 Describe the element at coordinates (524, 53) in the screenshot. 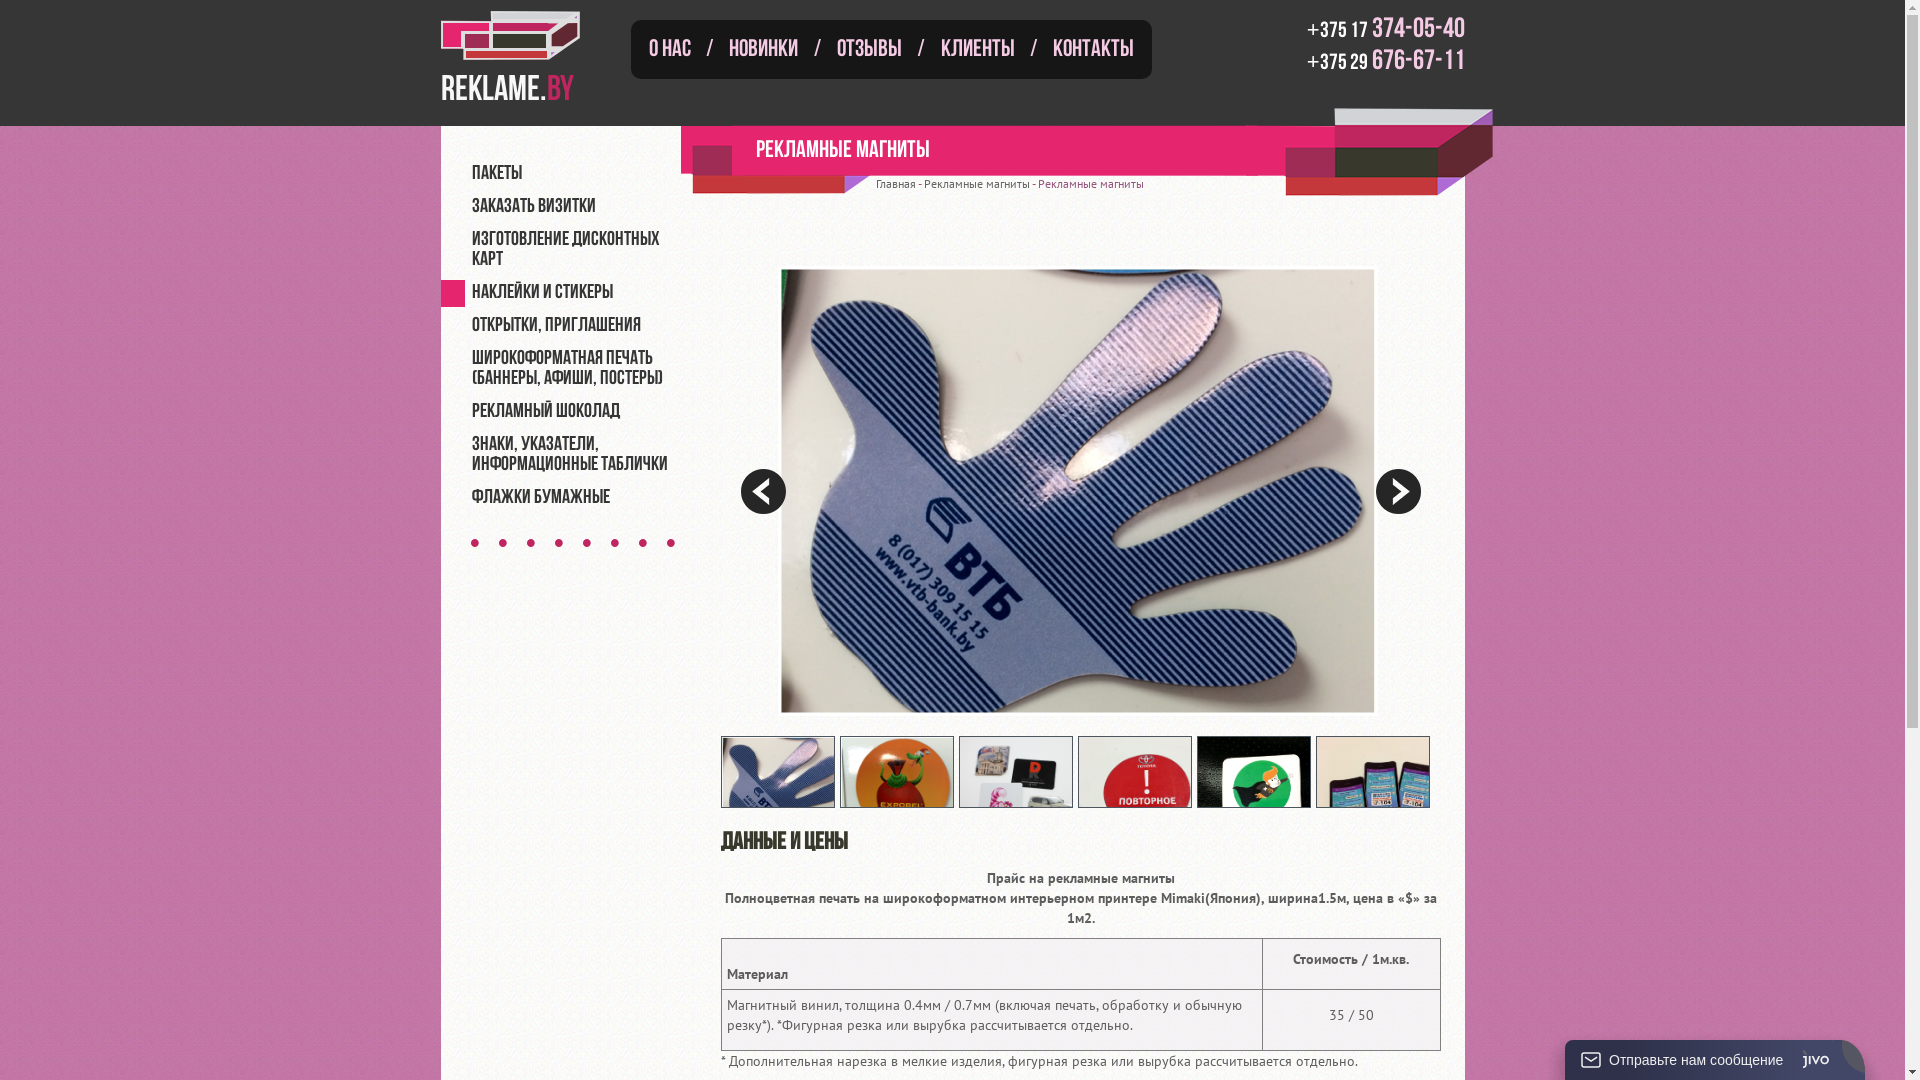

I see `'REKLAME.BY'` at that location.